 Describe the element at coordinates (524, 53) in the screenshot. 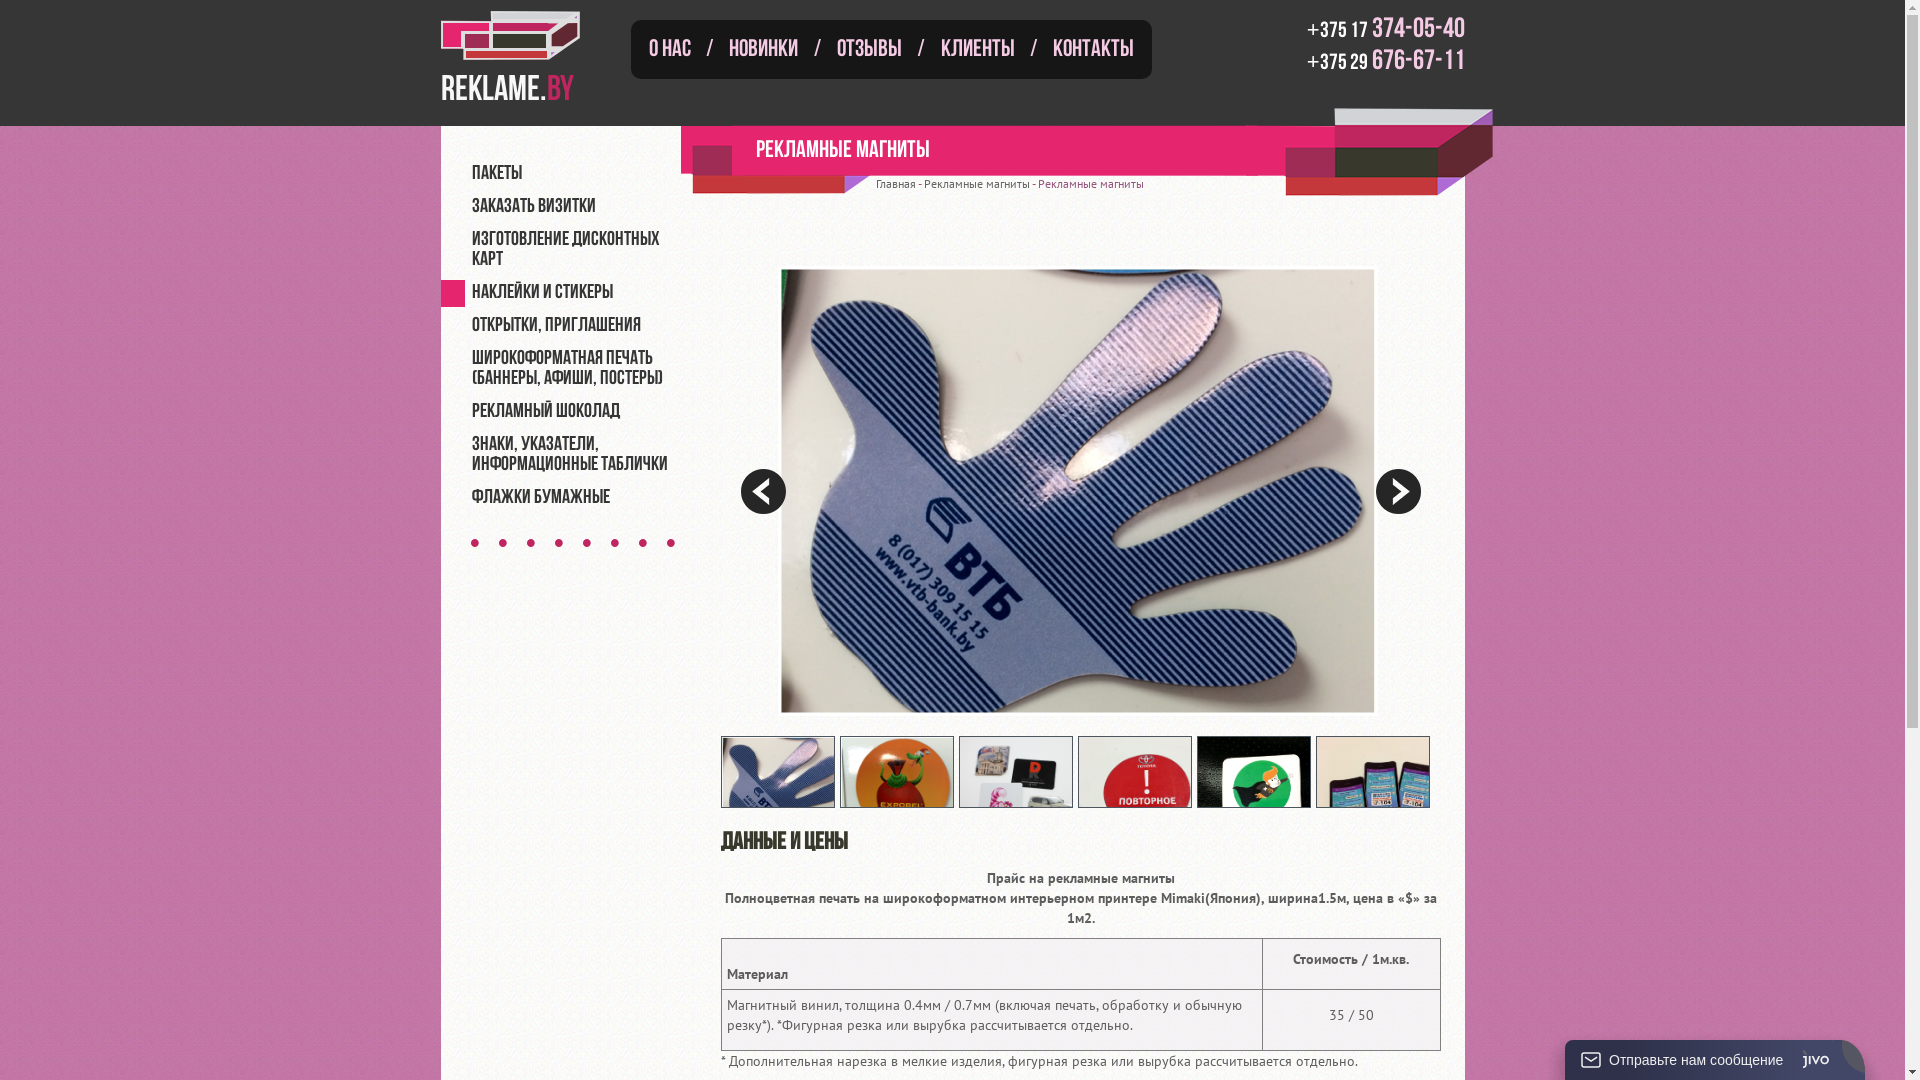

I see `'REKLAME.BY'` at that location.